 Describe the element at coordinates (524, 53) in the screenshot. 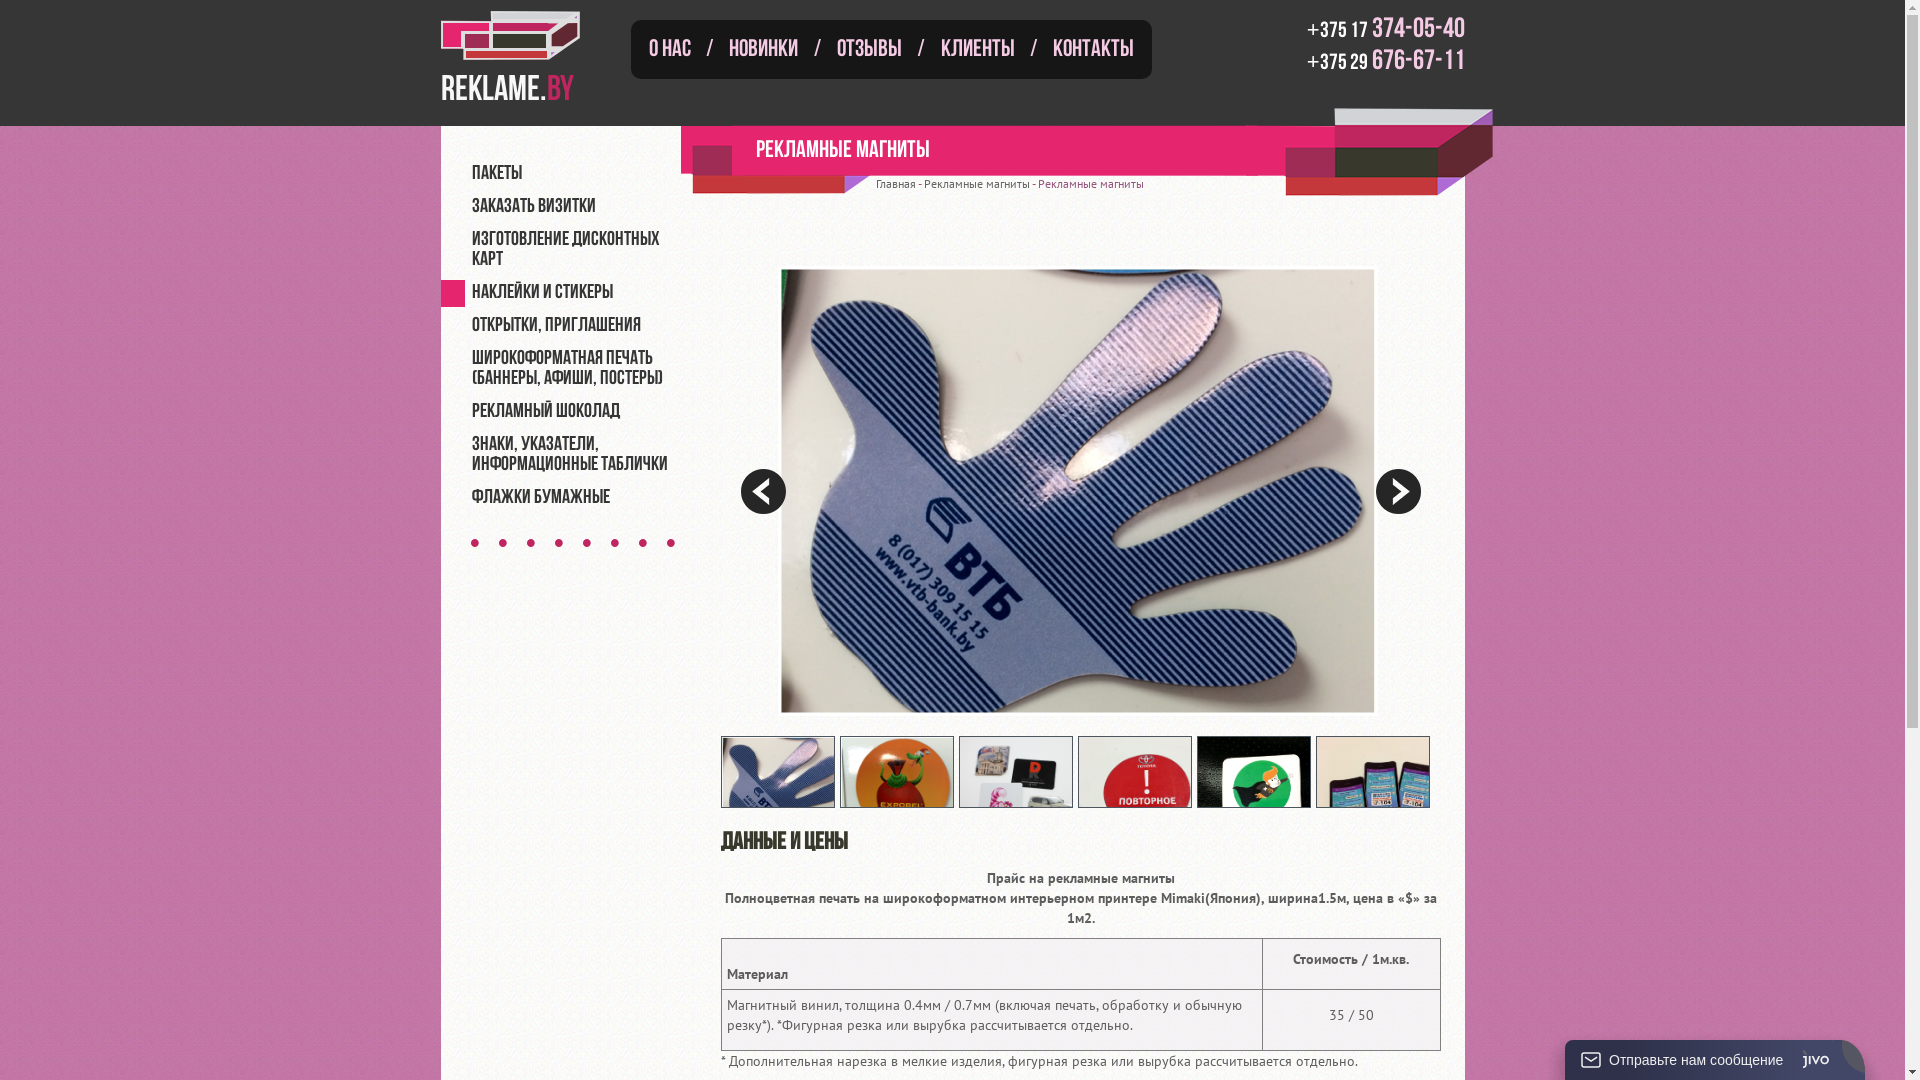

I see `'REKLAME.BY'` at that location.